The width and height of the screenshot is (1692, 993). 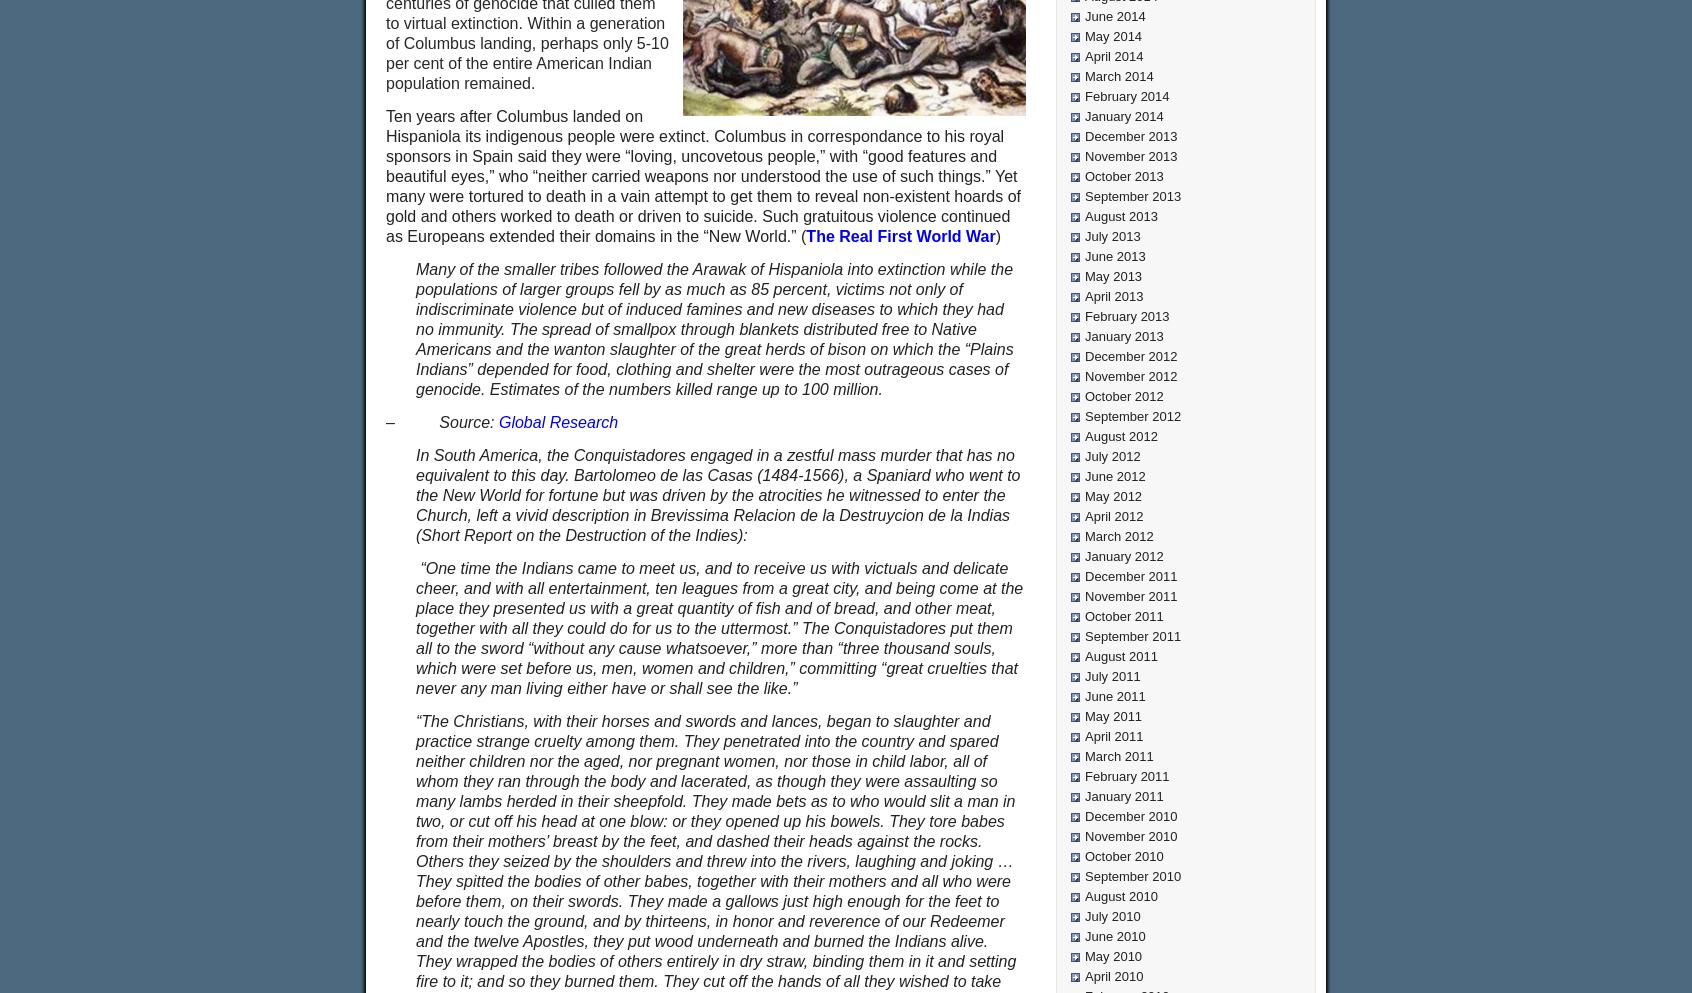 What do you see at coordinates (1123, 795) in the screenshot?
I see `'January 2011'` at bounding box center [1123, 795].